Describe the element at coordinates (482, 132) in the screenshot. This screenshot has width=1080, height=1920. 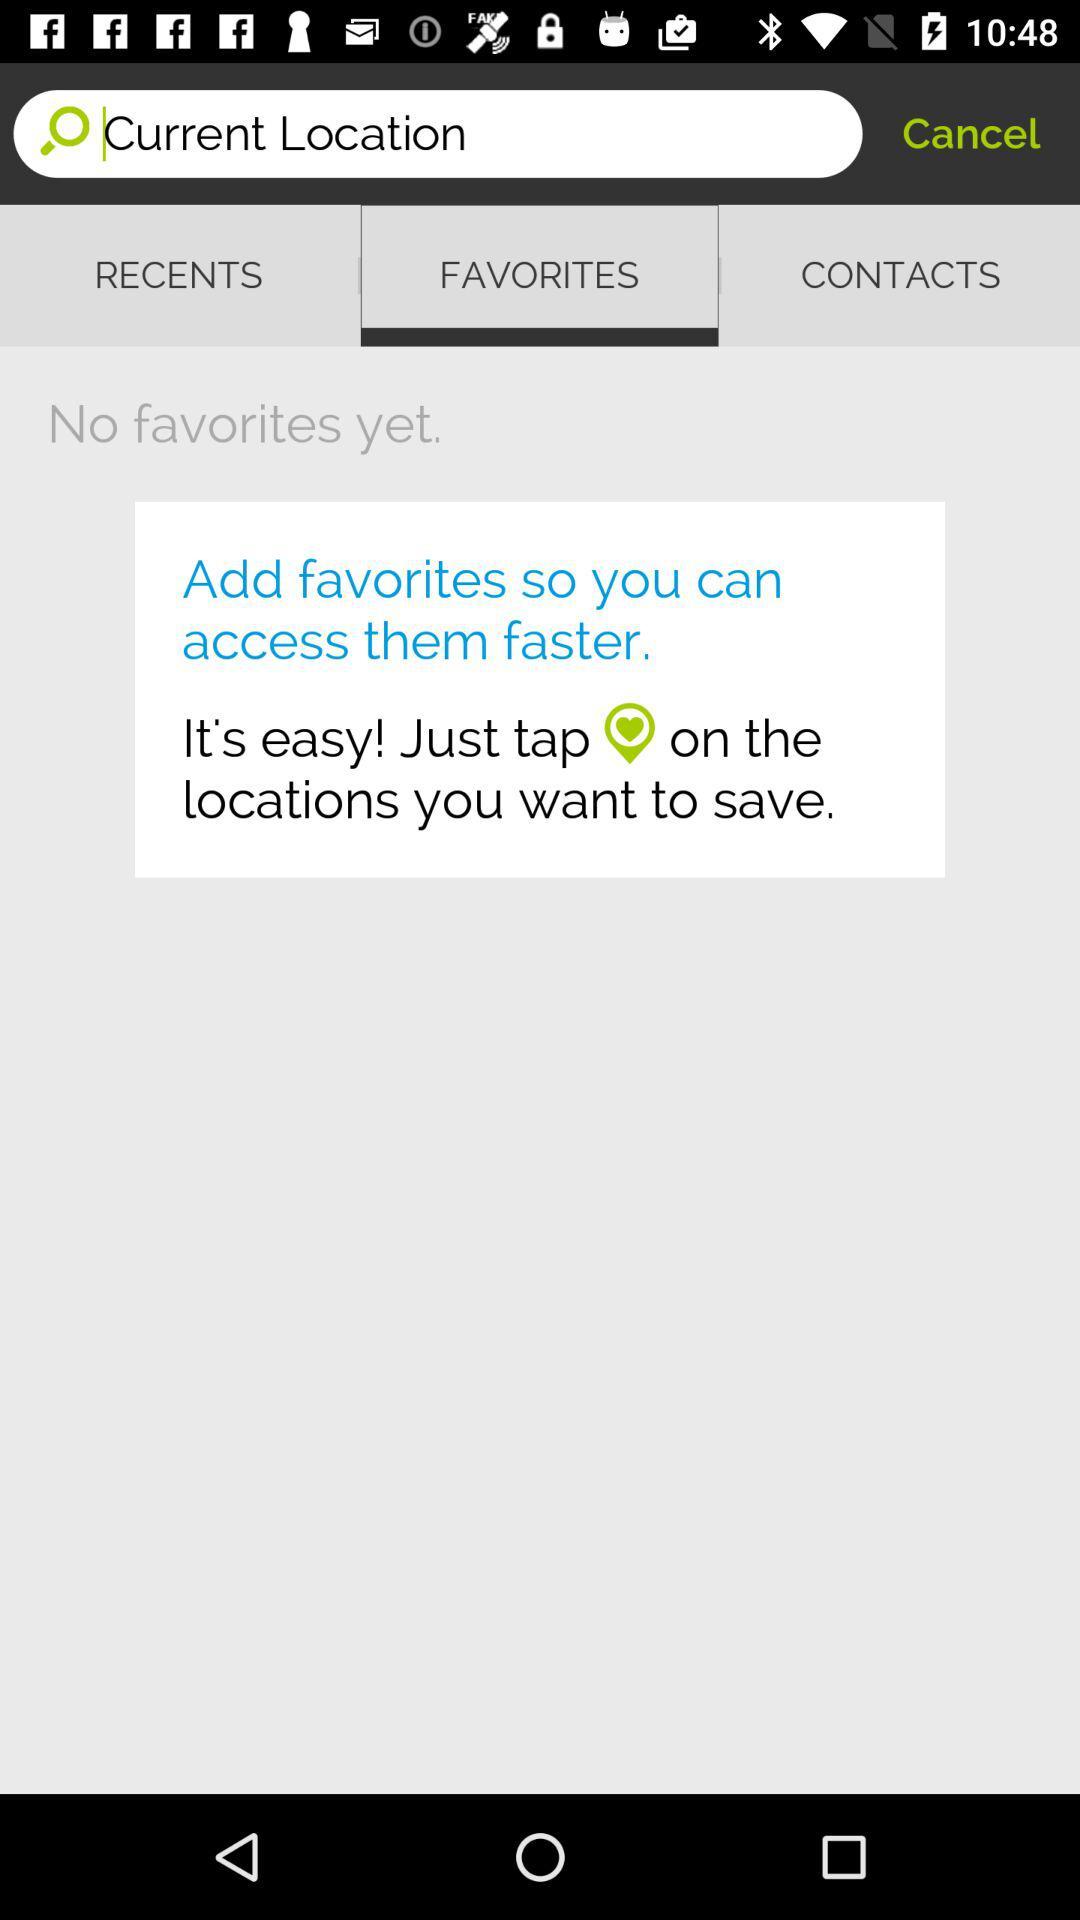
I see `current location icon` at that location.